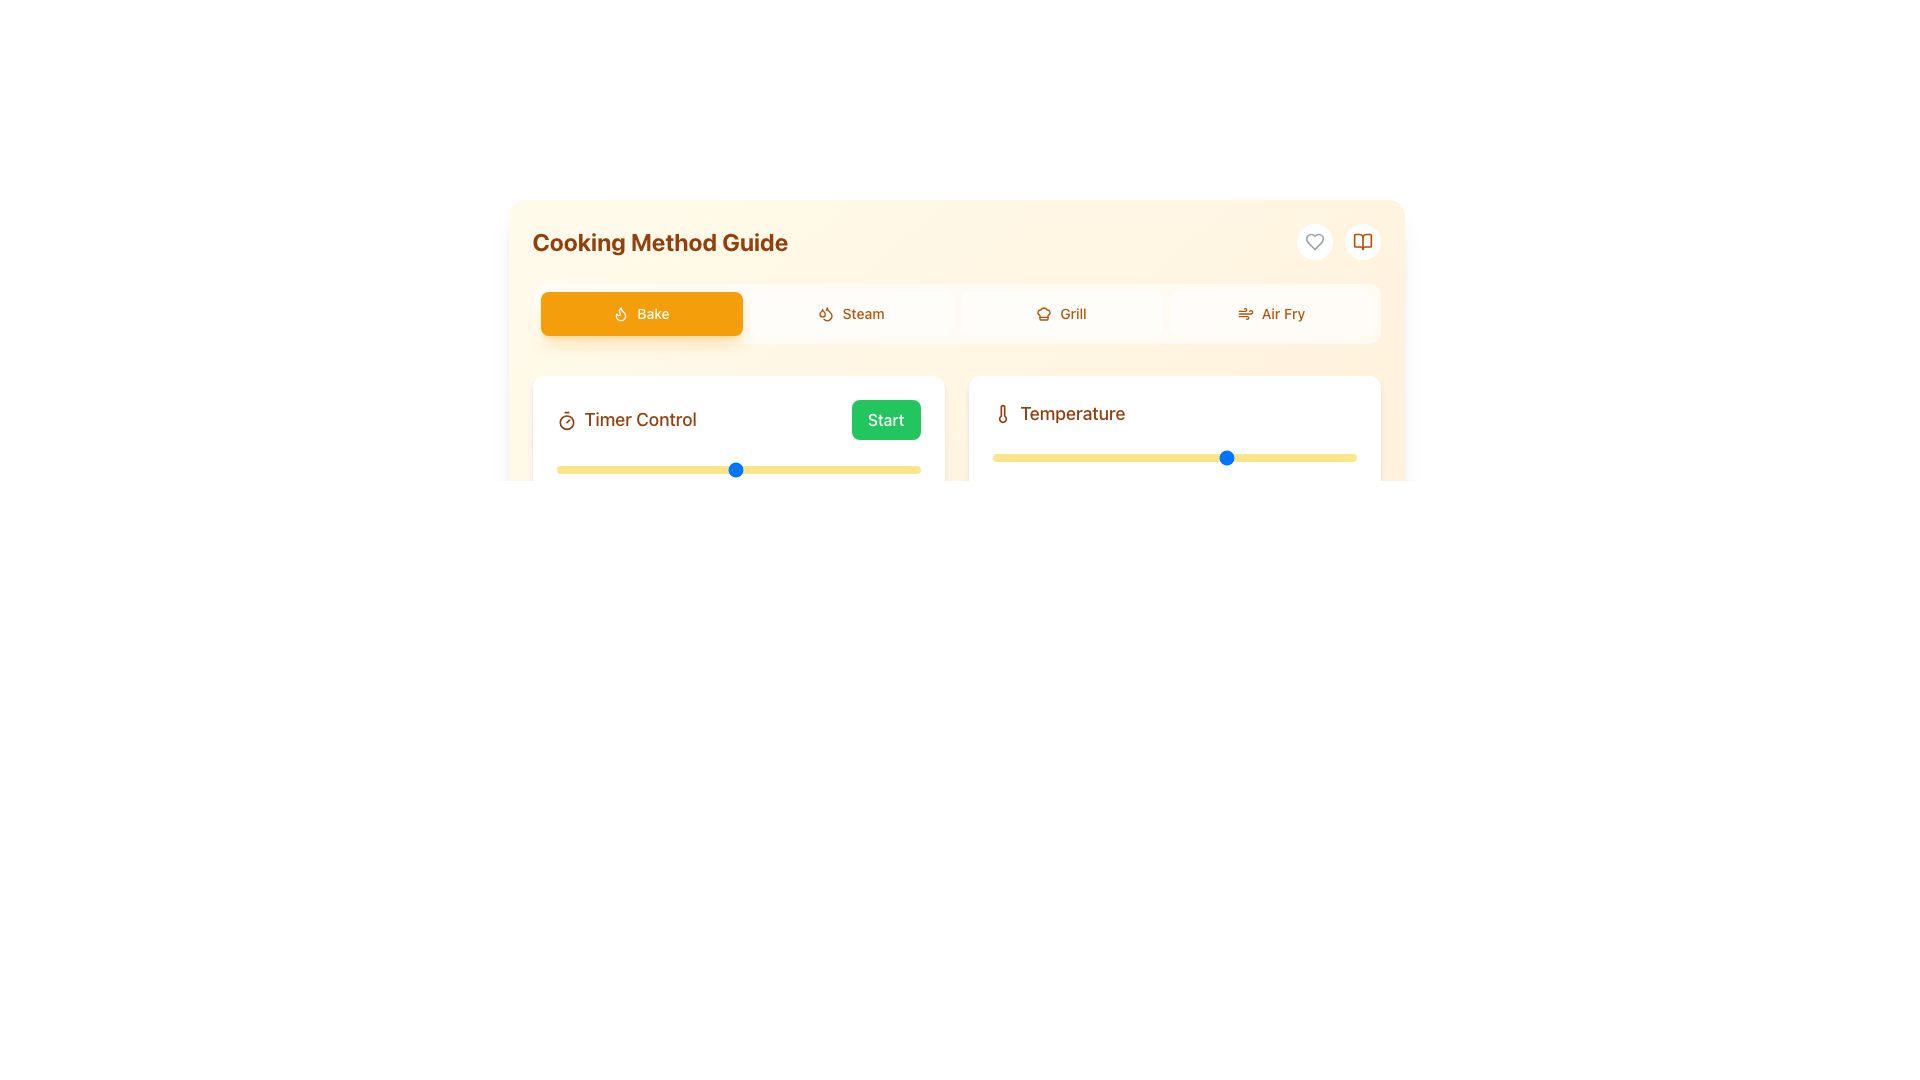 Image resolution: width=1920 pixels, height=1080 pixels. What do you see at coordinates (1332, 458) in the screenshot?
I see `the slider` at bounding box center [1332, 458].